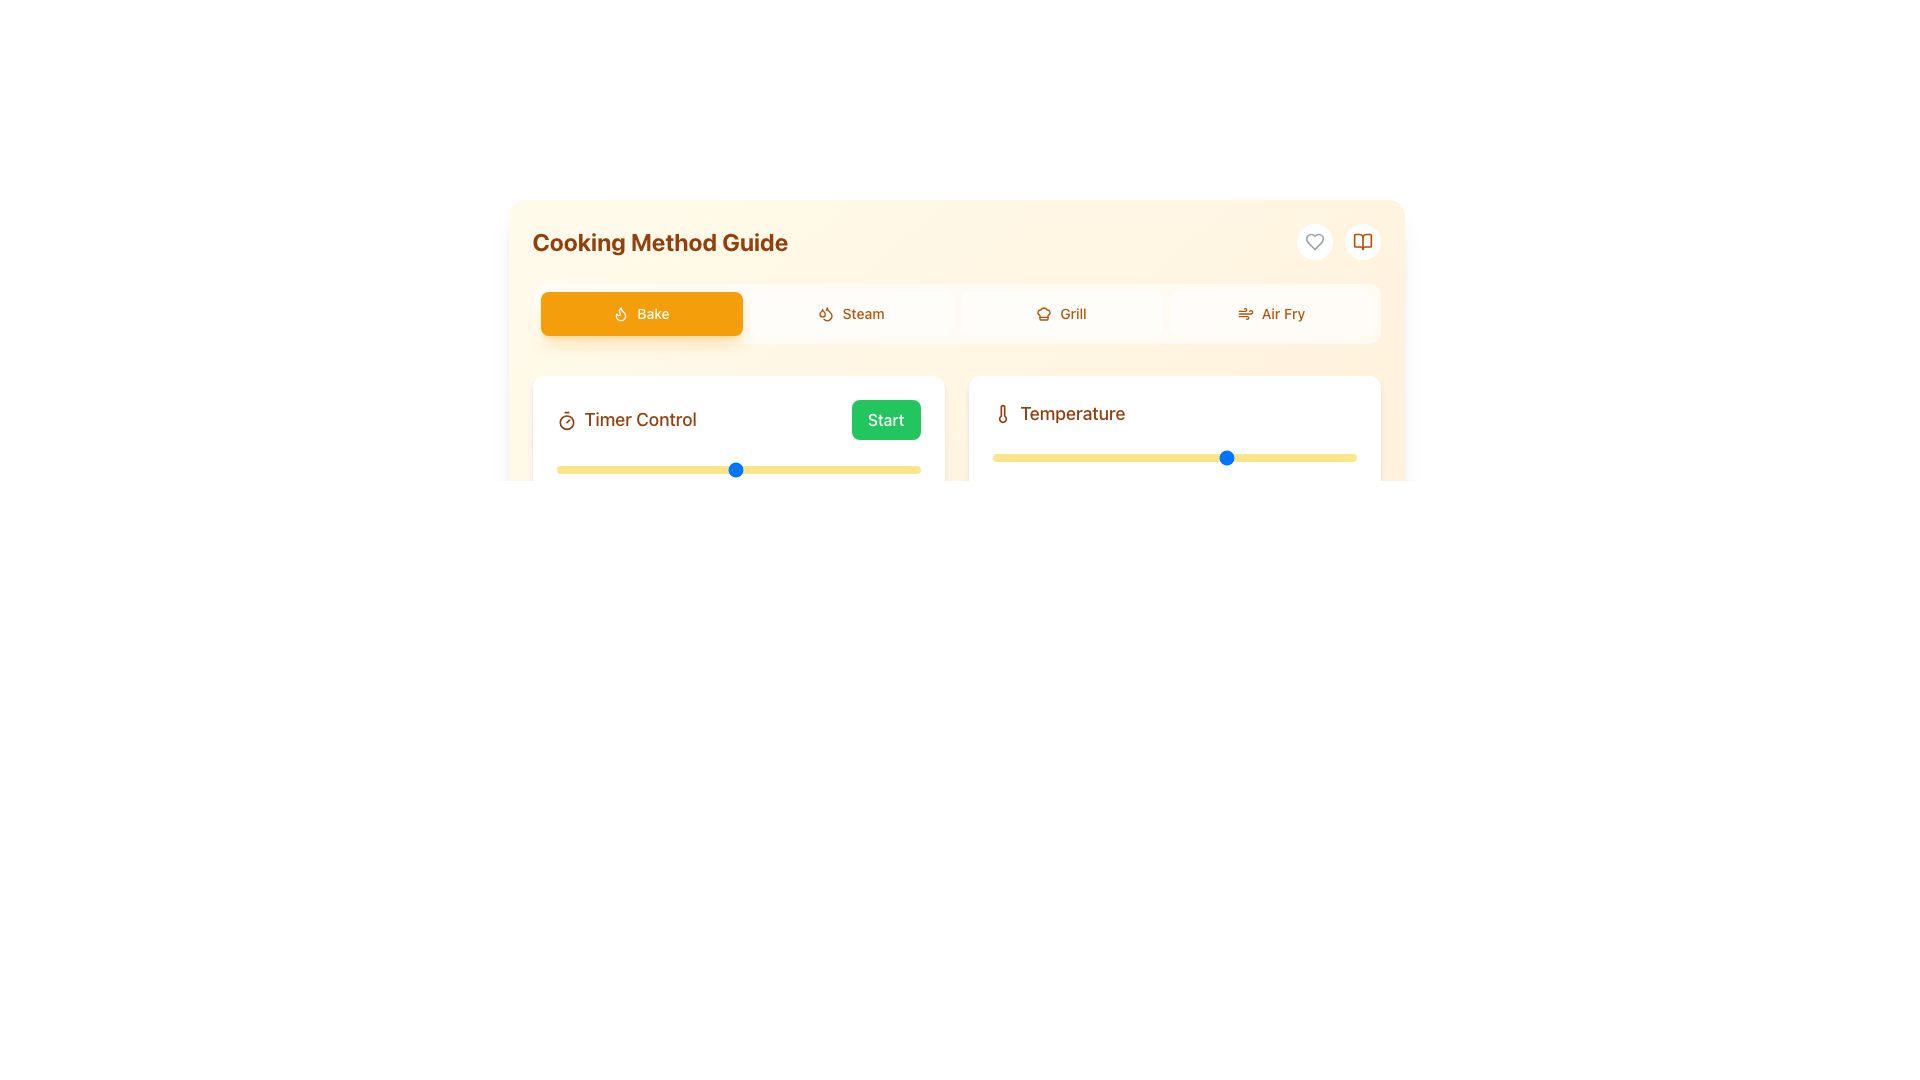 Image resolution: width=1920 pixels, height=1080 pixels. What do you see at coordinates (1332, 458) in the screenshot?
I see `the slider` at bounding box center [1332, 458].